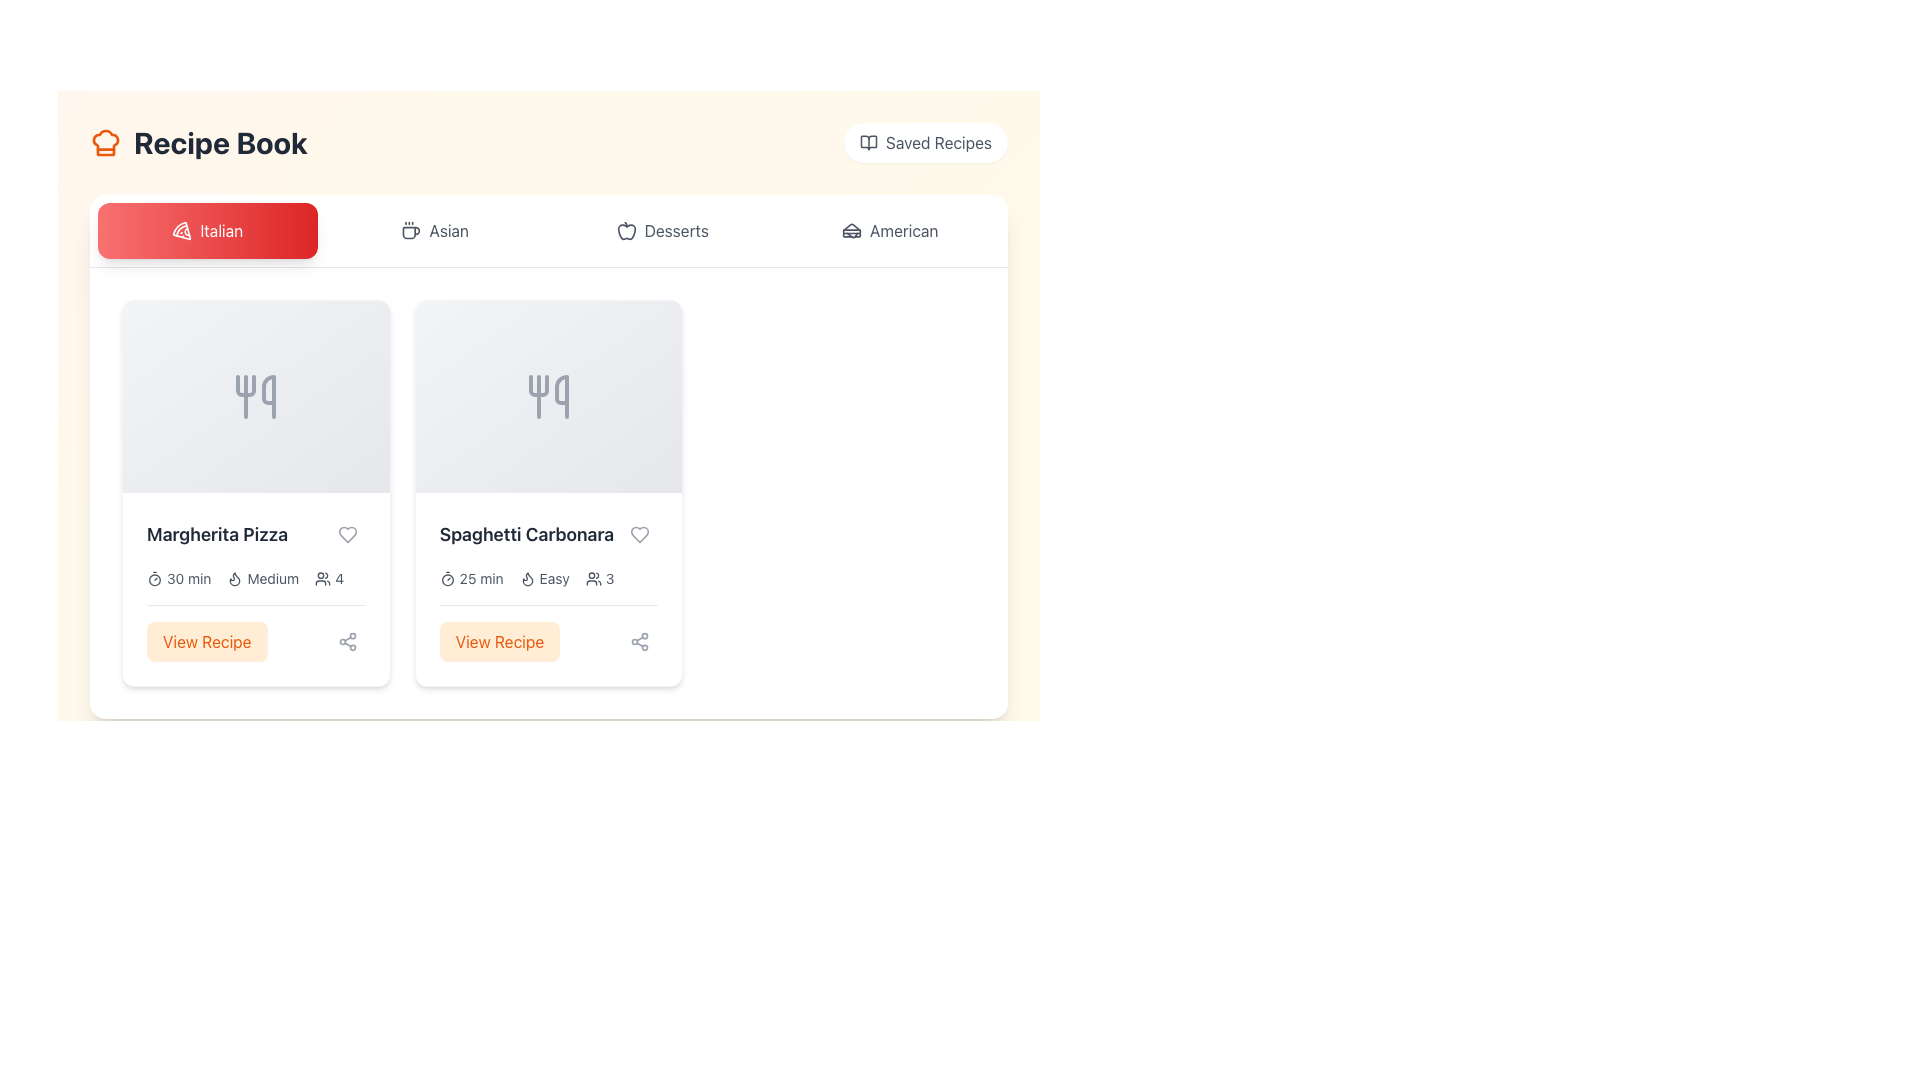 The image size is (1920, 1080). Describe the element at coordinates (410, 230) in the screenshot. I see `the 'Asian' category button, which is visually complemented by an icon` at that location.